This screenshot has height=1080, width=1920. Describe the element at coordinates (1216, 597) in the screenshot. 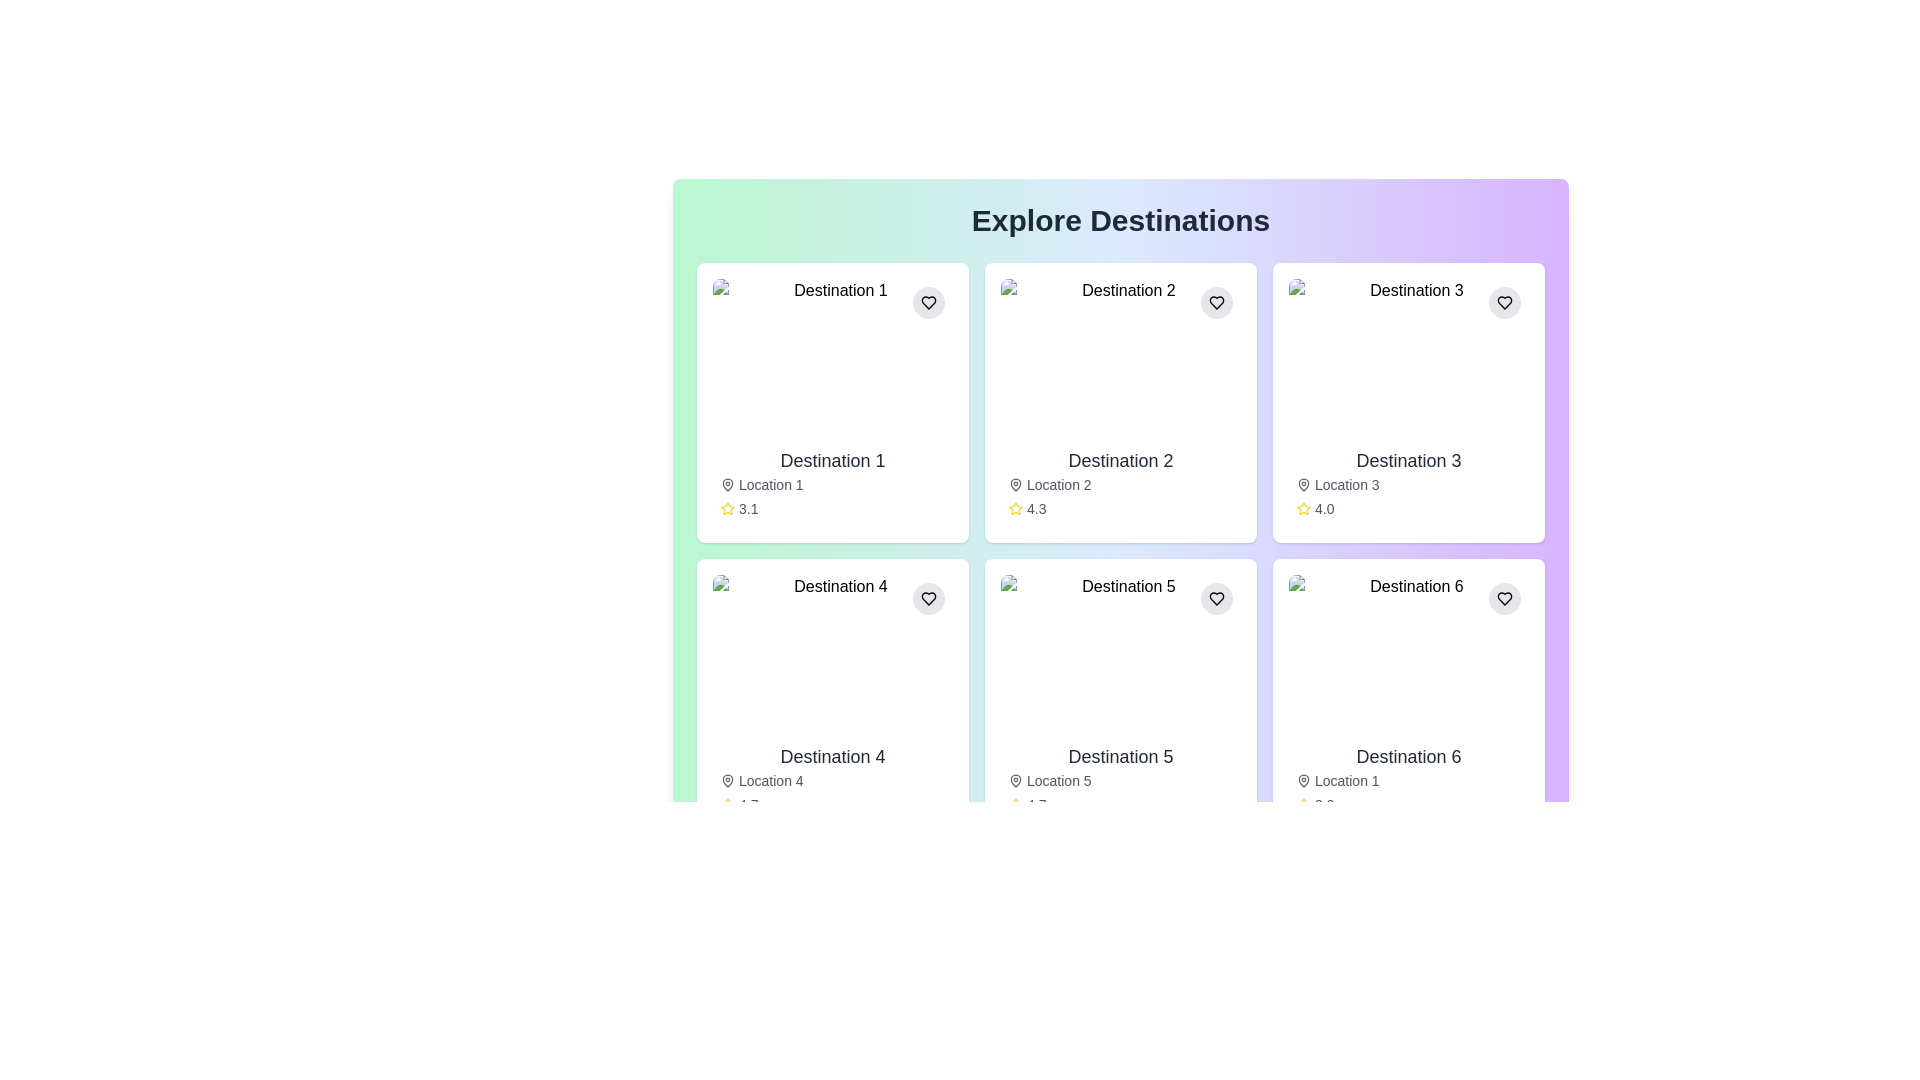

I see `the heart-shaped outline button located in the top-right corner of the 'Destination 5' card` at that location.